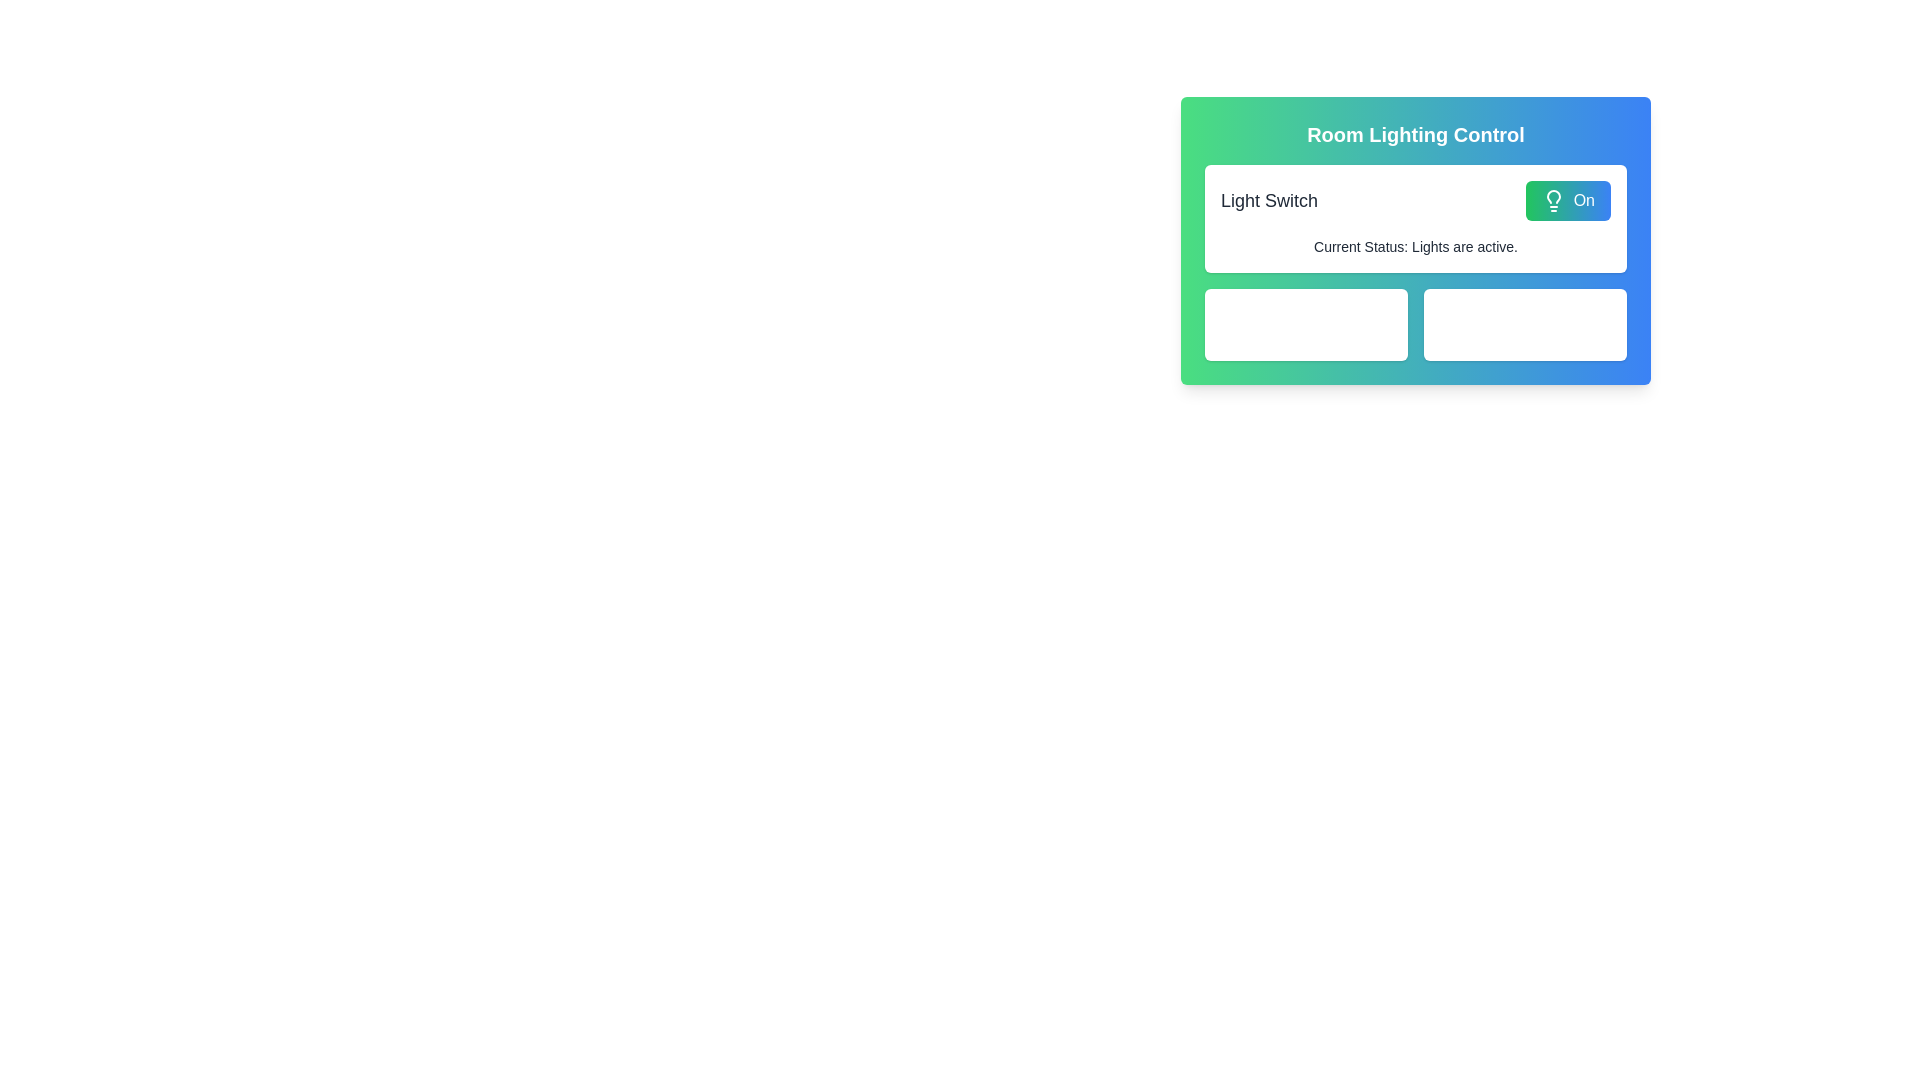 This screenshot has height=1080, width=1920. I want to click on the rectangular button with a gradient background transitioning from green to blue, featuring a white lightbulb icon on the left and the text 'On' on the right, located in the upper-right corner of the 'Light Switch' section to engage hover effects, so click(1567, 200).